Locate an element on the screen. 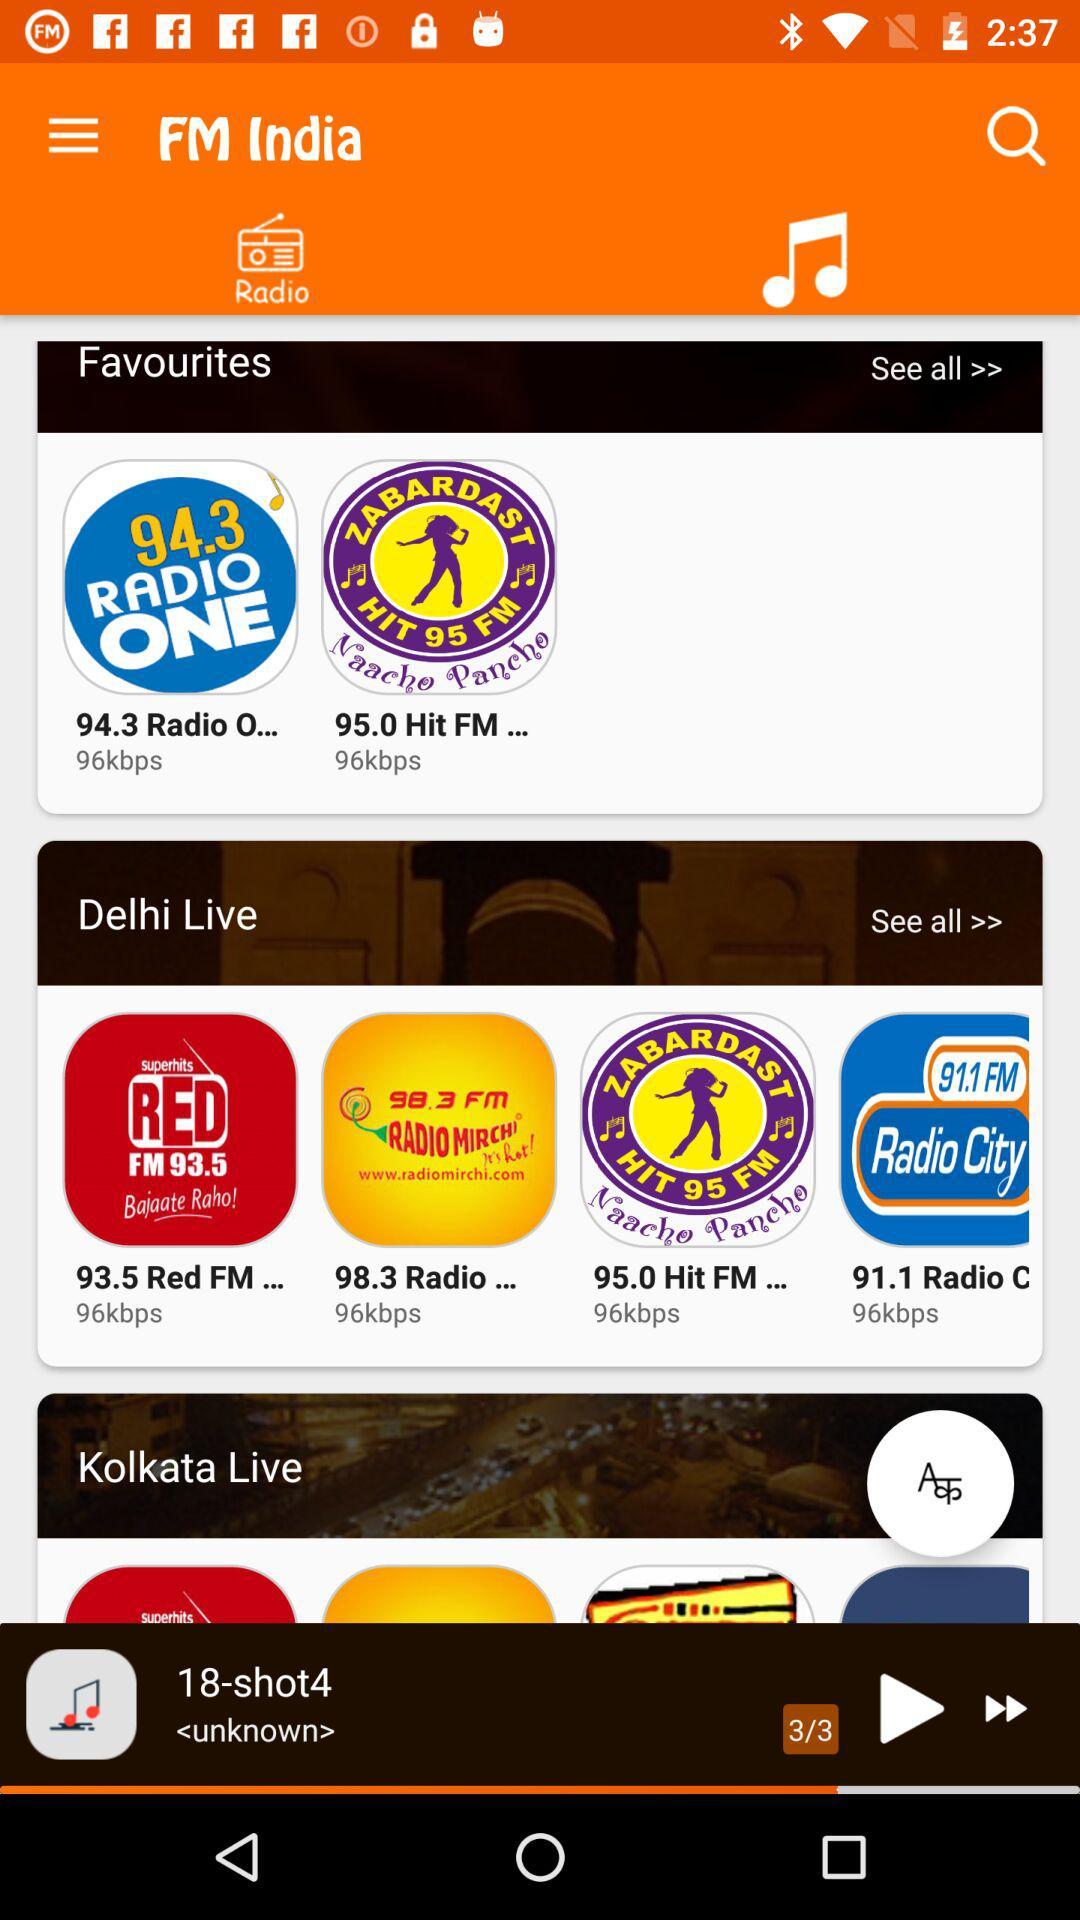  music is located at coordinates (810, 251).